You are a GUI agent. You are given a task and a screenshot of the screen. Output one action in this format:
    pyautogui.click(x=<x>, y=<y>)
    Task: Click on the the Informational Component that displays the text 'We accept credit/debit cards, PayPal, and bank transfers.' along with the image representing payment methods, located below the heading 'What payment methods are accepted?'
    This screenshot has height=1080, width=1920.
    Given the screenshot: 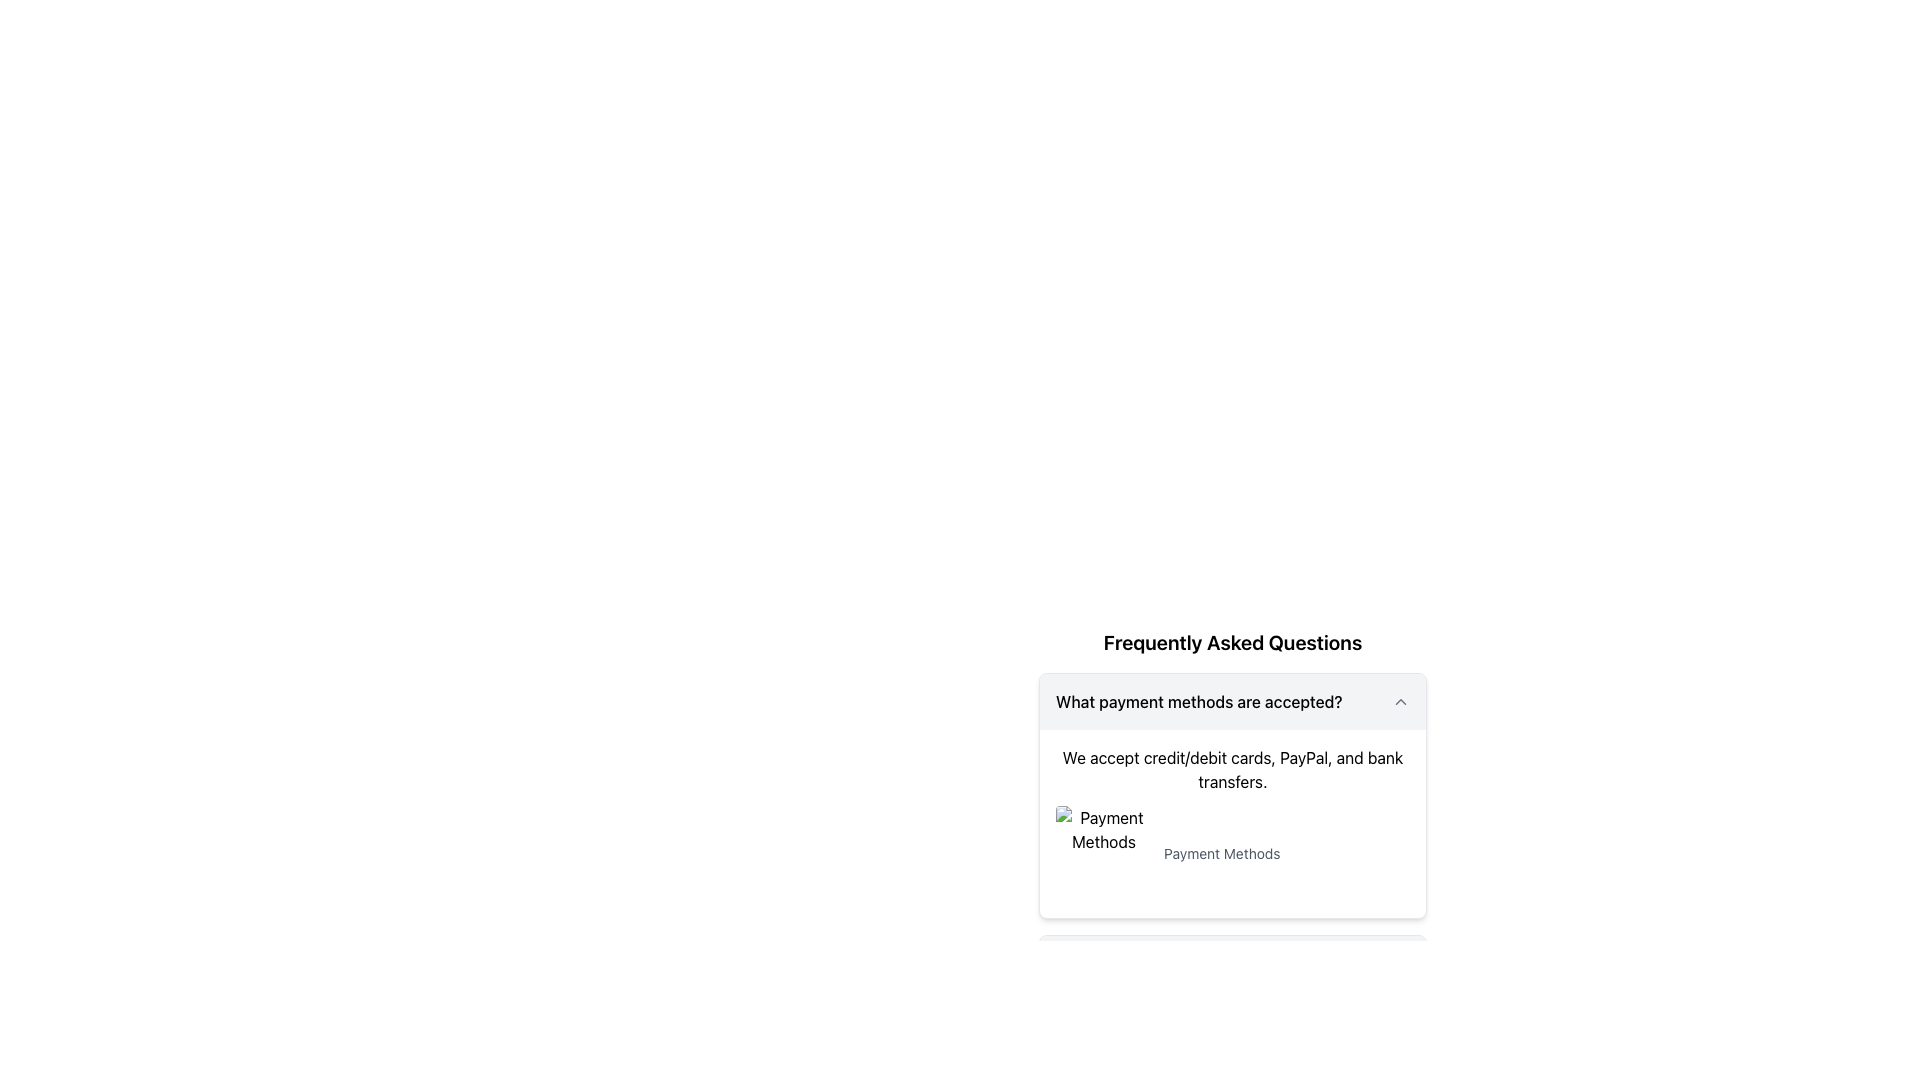 What is the action you would take?
    pyautogui.click(x=1232, y=824)
    